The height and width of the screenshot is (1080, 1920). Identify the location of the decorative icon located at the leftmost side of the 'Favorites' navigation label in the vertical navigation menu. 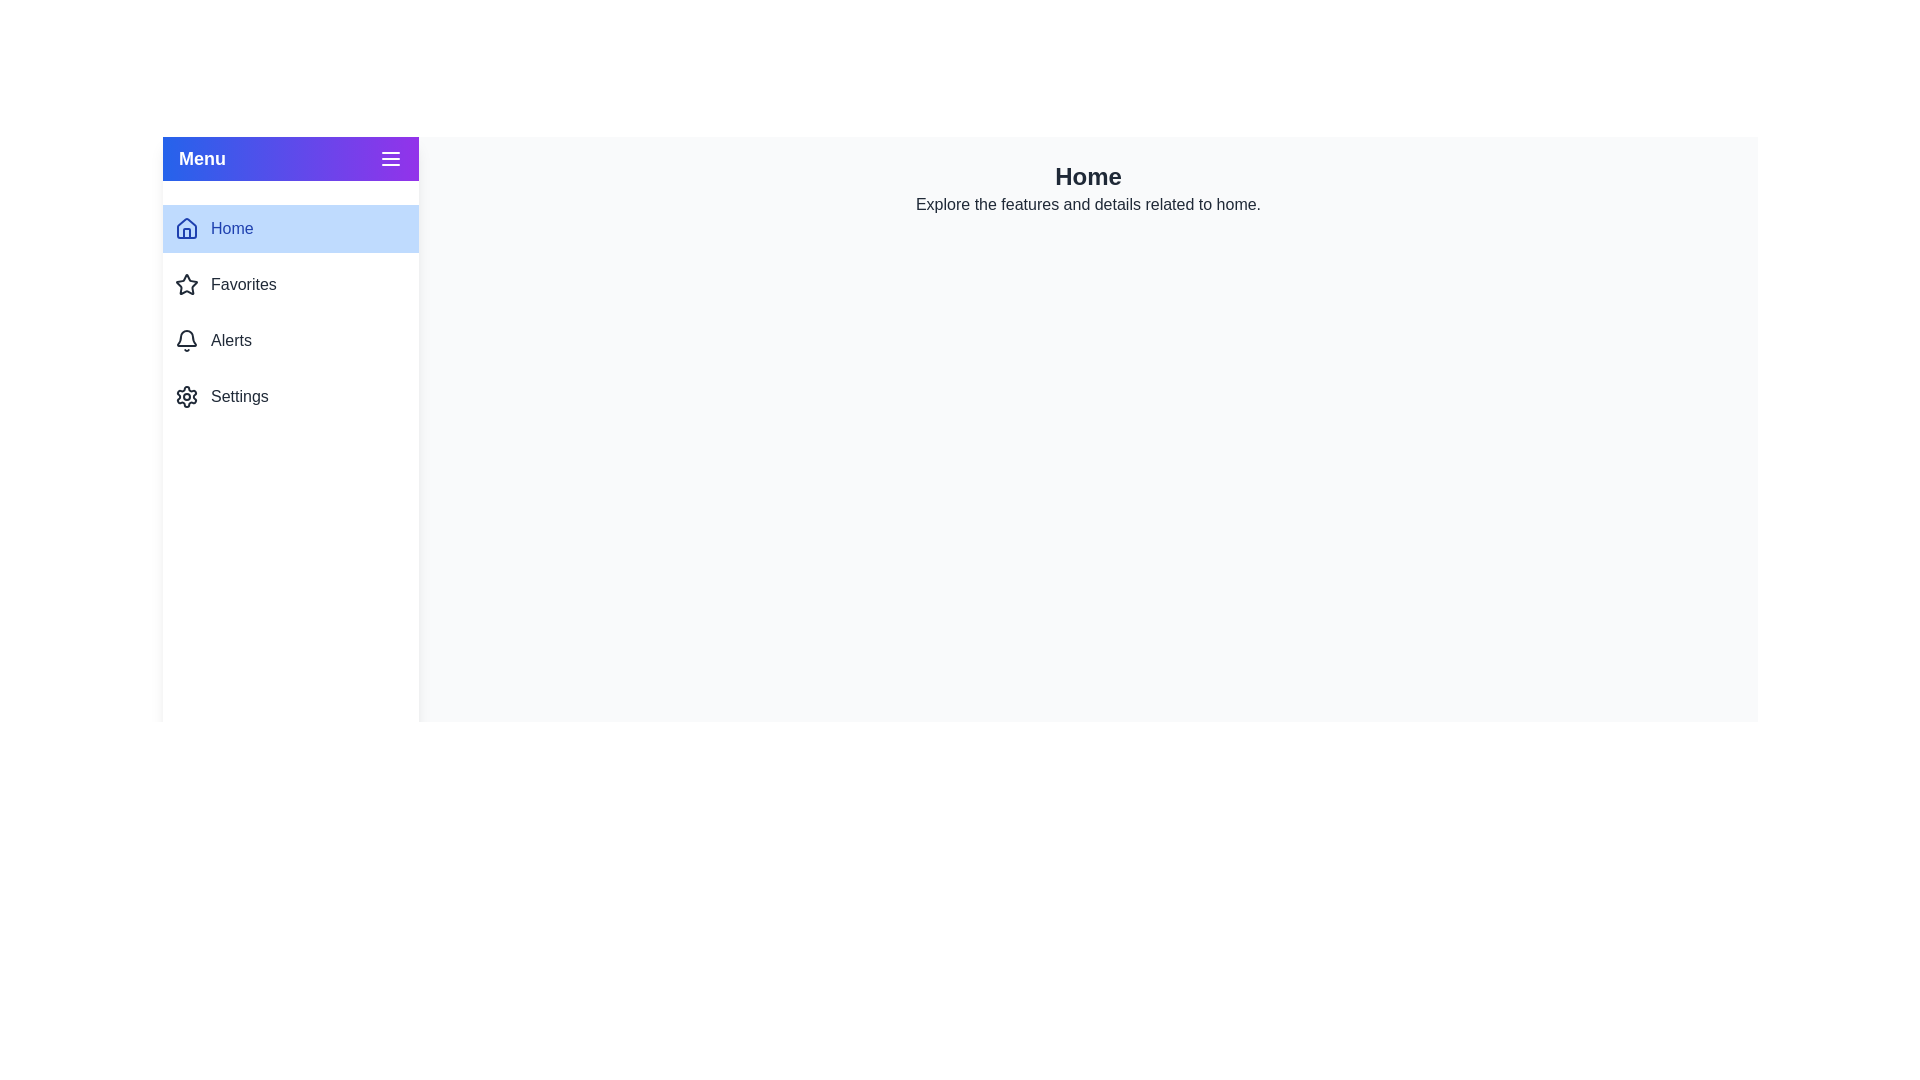
(187, 285).